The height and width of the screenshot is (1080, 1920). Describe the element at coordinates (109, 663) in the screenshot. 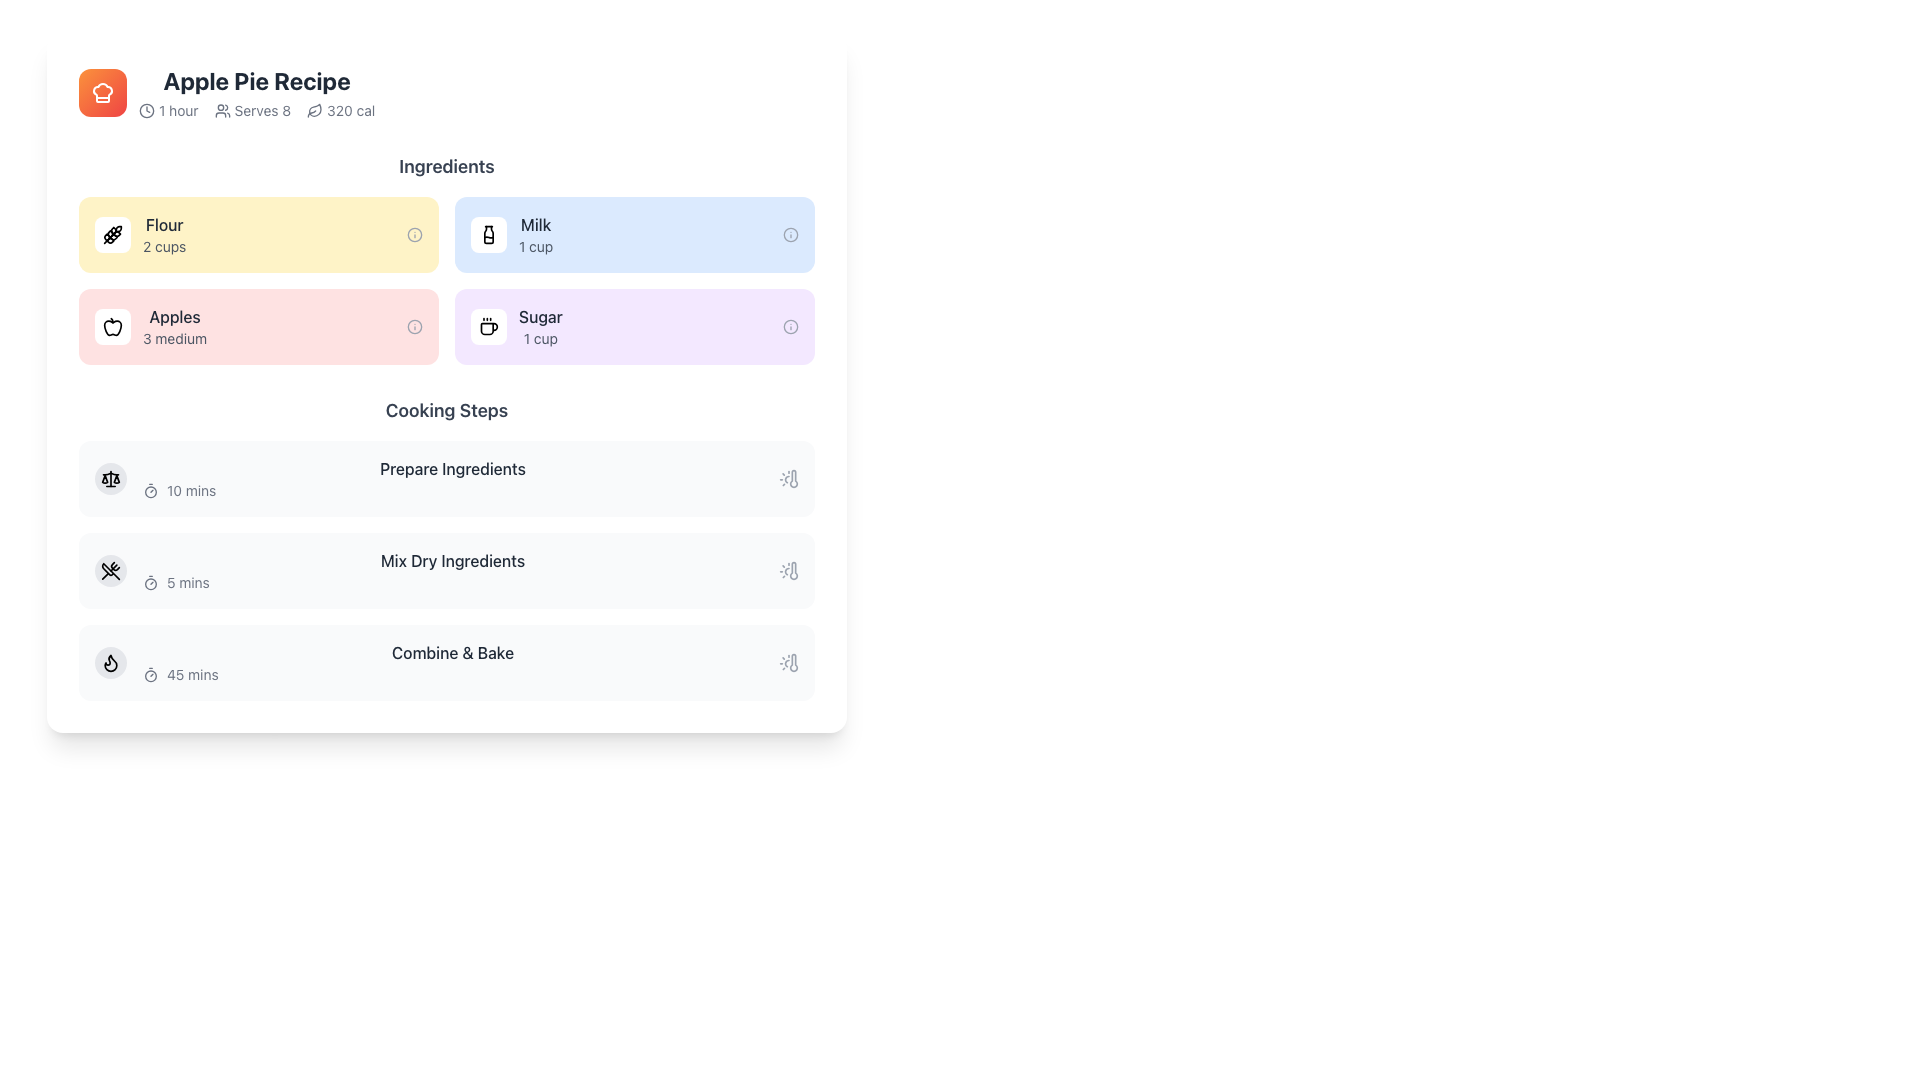

I see `the 'Combine & Bake' icon located at the bottom of the 'Cooking Steps' section, which serves as a visual identifier for this step` at that location.